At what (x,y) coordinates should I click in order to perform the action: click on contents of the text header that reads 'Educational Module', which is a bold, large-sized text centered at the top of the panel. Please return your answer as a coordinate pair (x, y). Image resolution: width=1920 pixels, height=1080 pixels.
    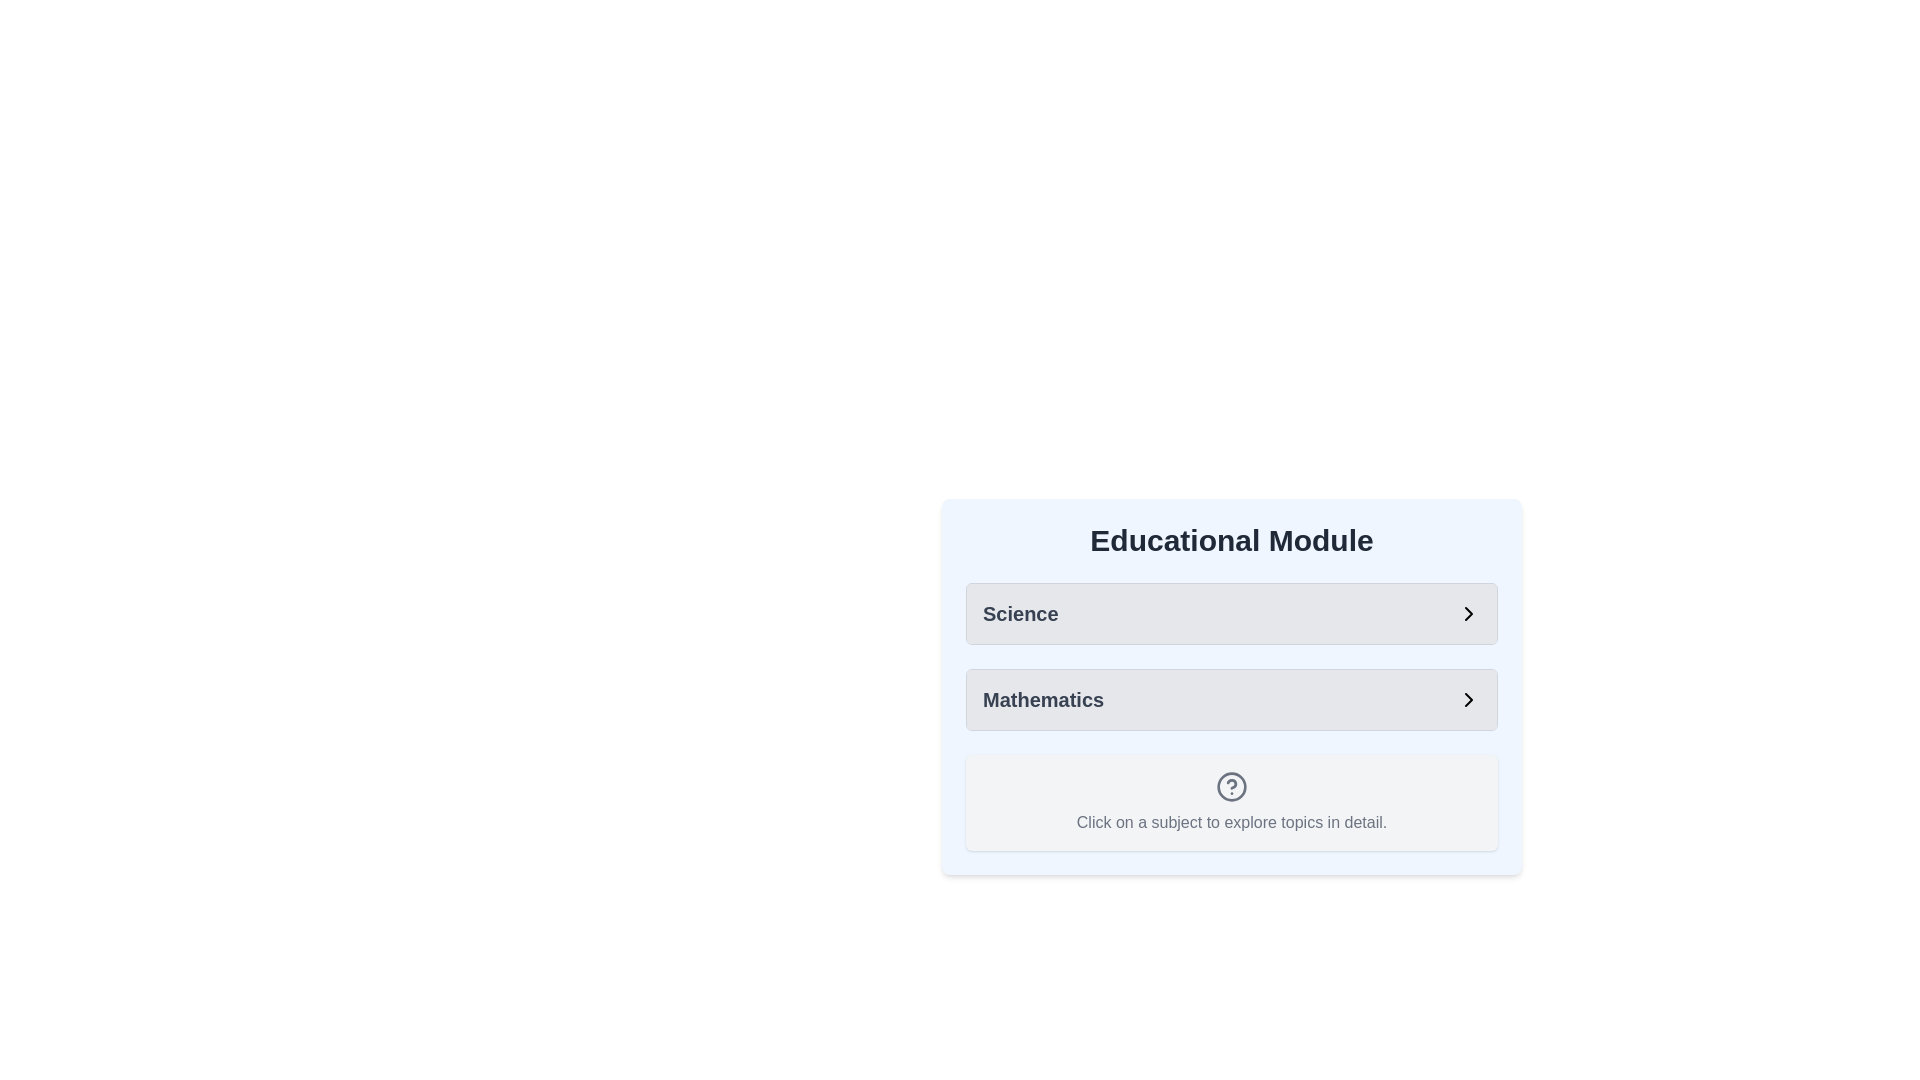
    Looking at the image, I should click on (1231, 540).